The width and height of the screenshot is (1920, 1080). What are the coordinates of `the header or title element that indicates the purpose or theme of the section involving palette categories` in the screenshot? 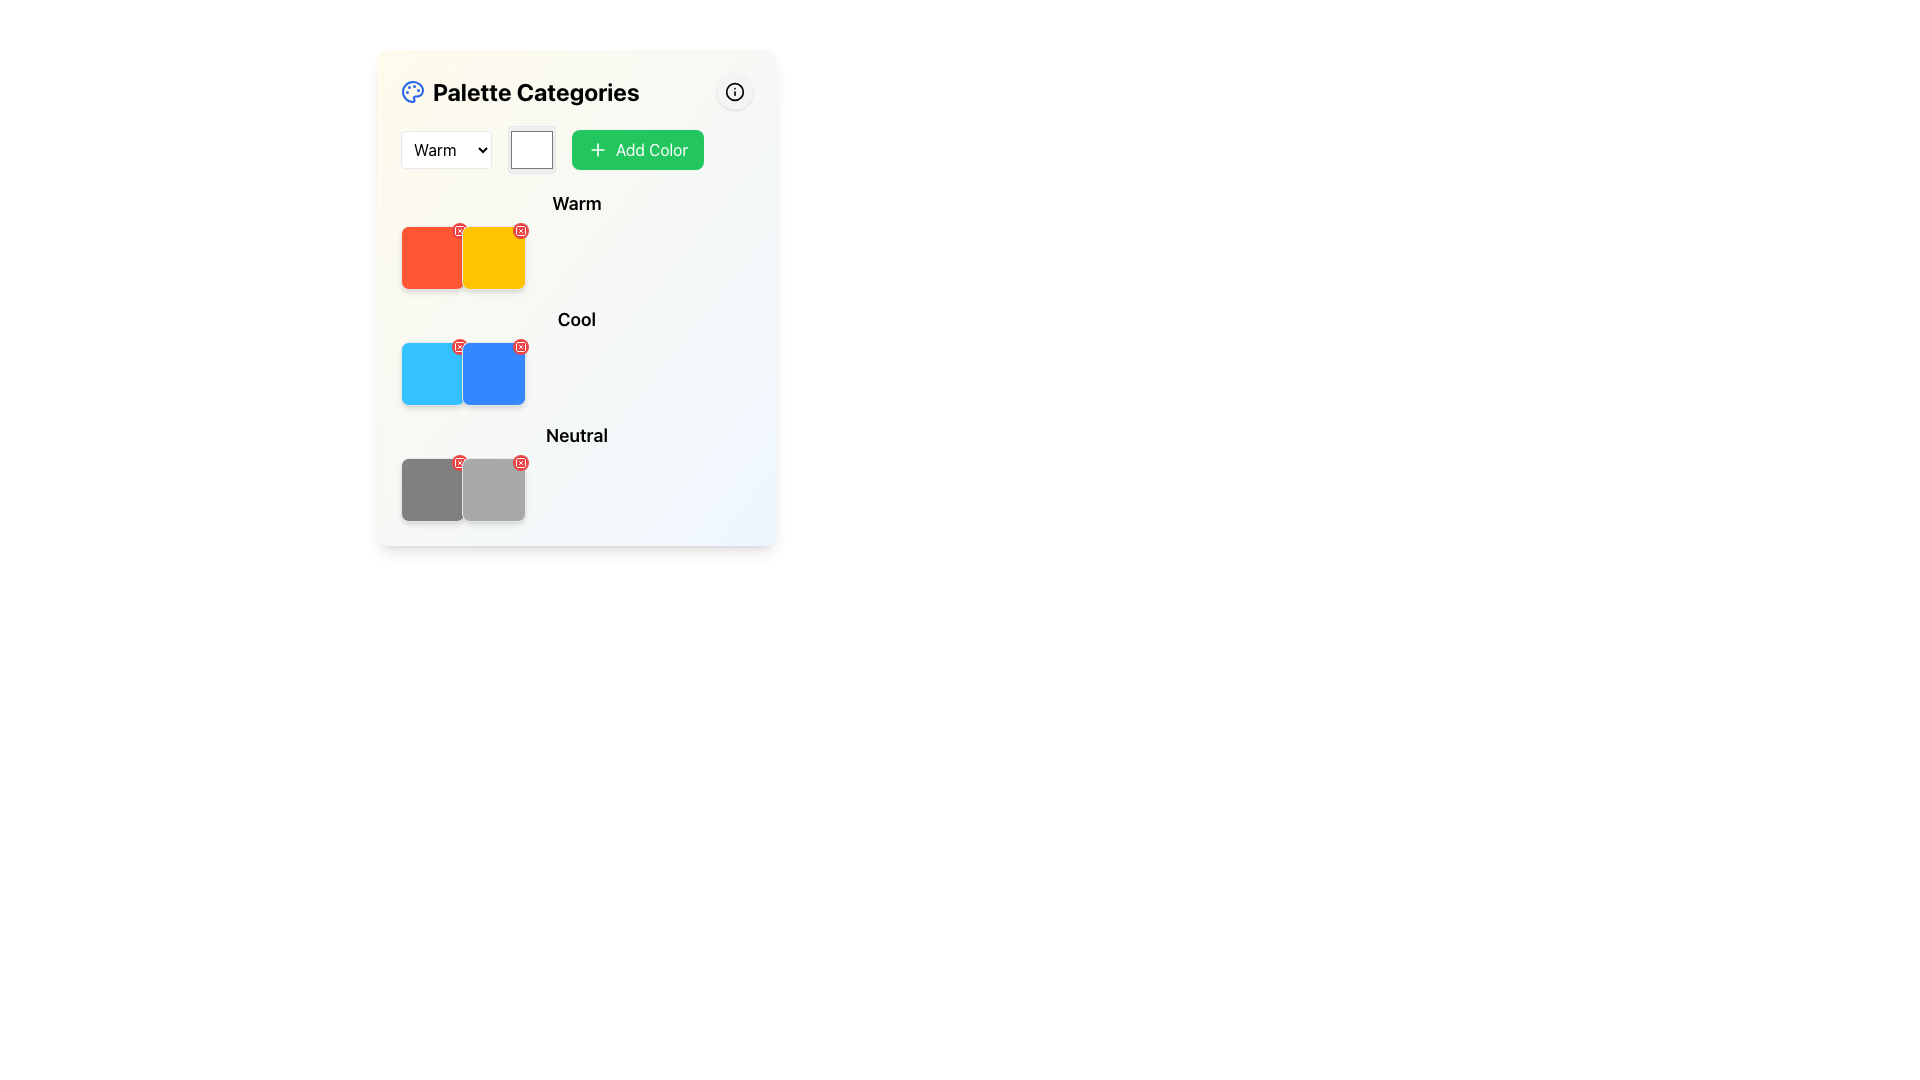 It's located at (575, 92).